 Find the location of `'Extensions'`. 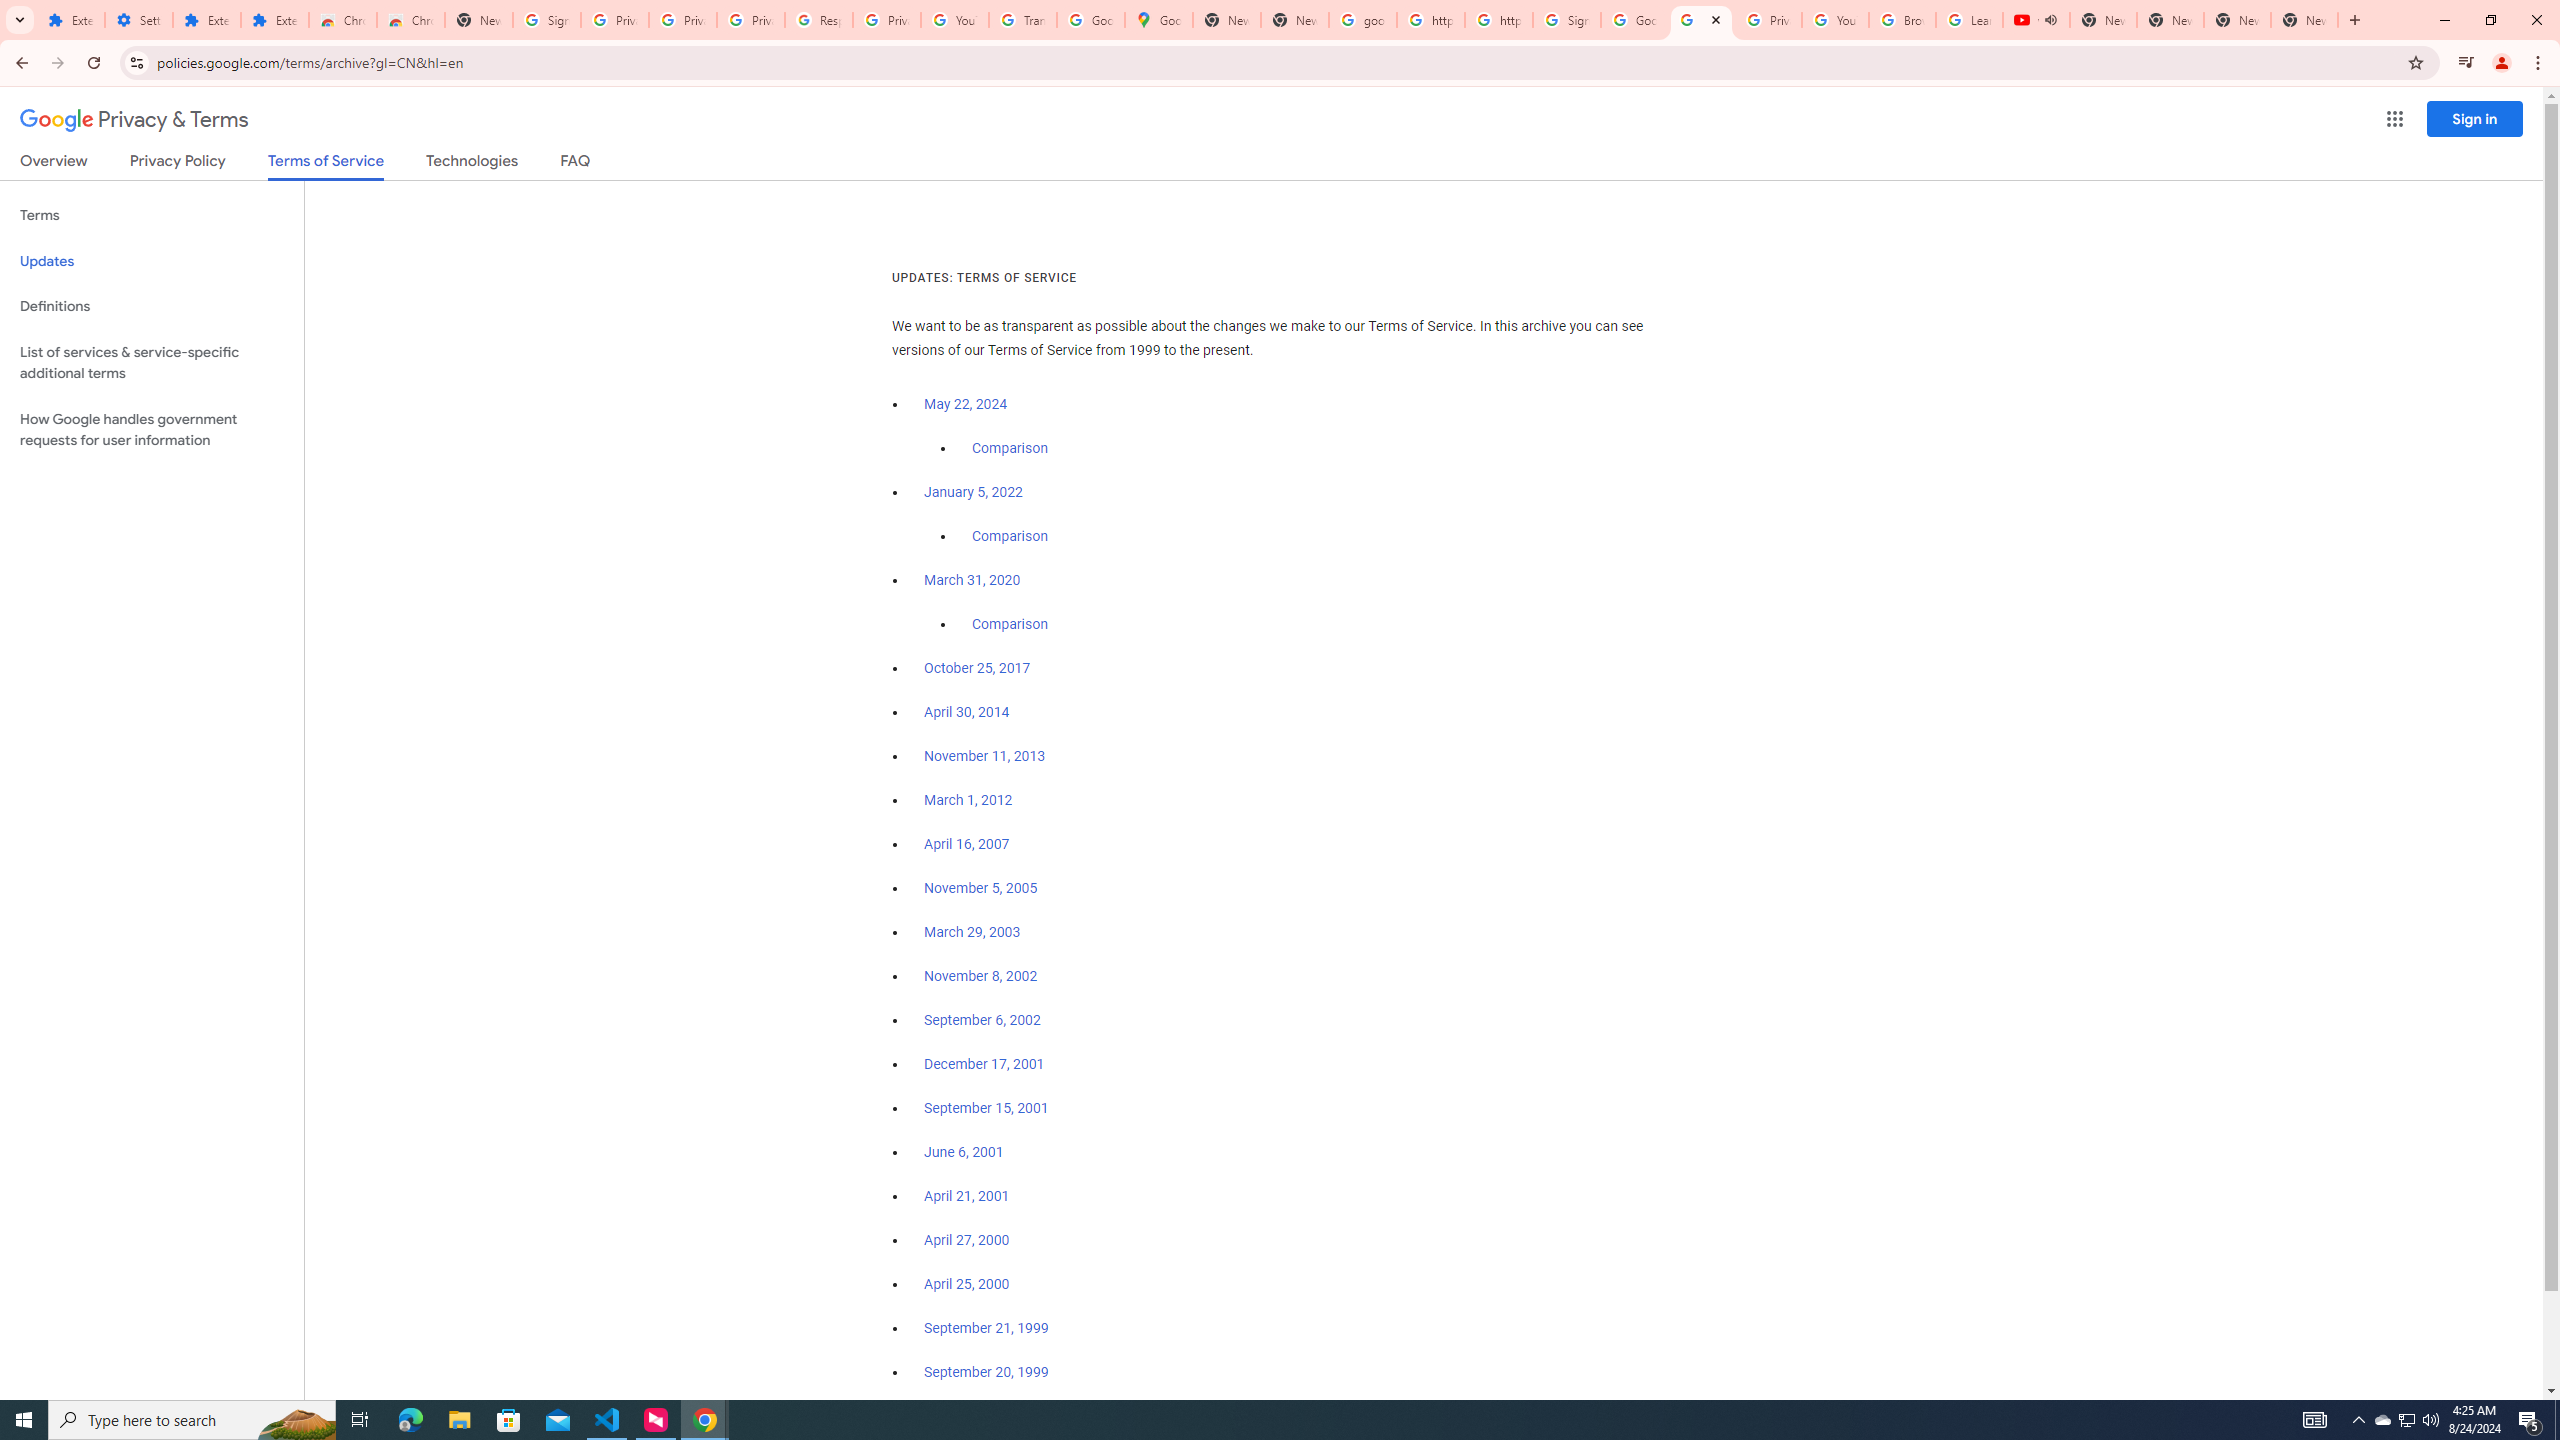

'Extensions' is located at coordinates (274, 19).